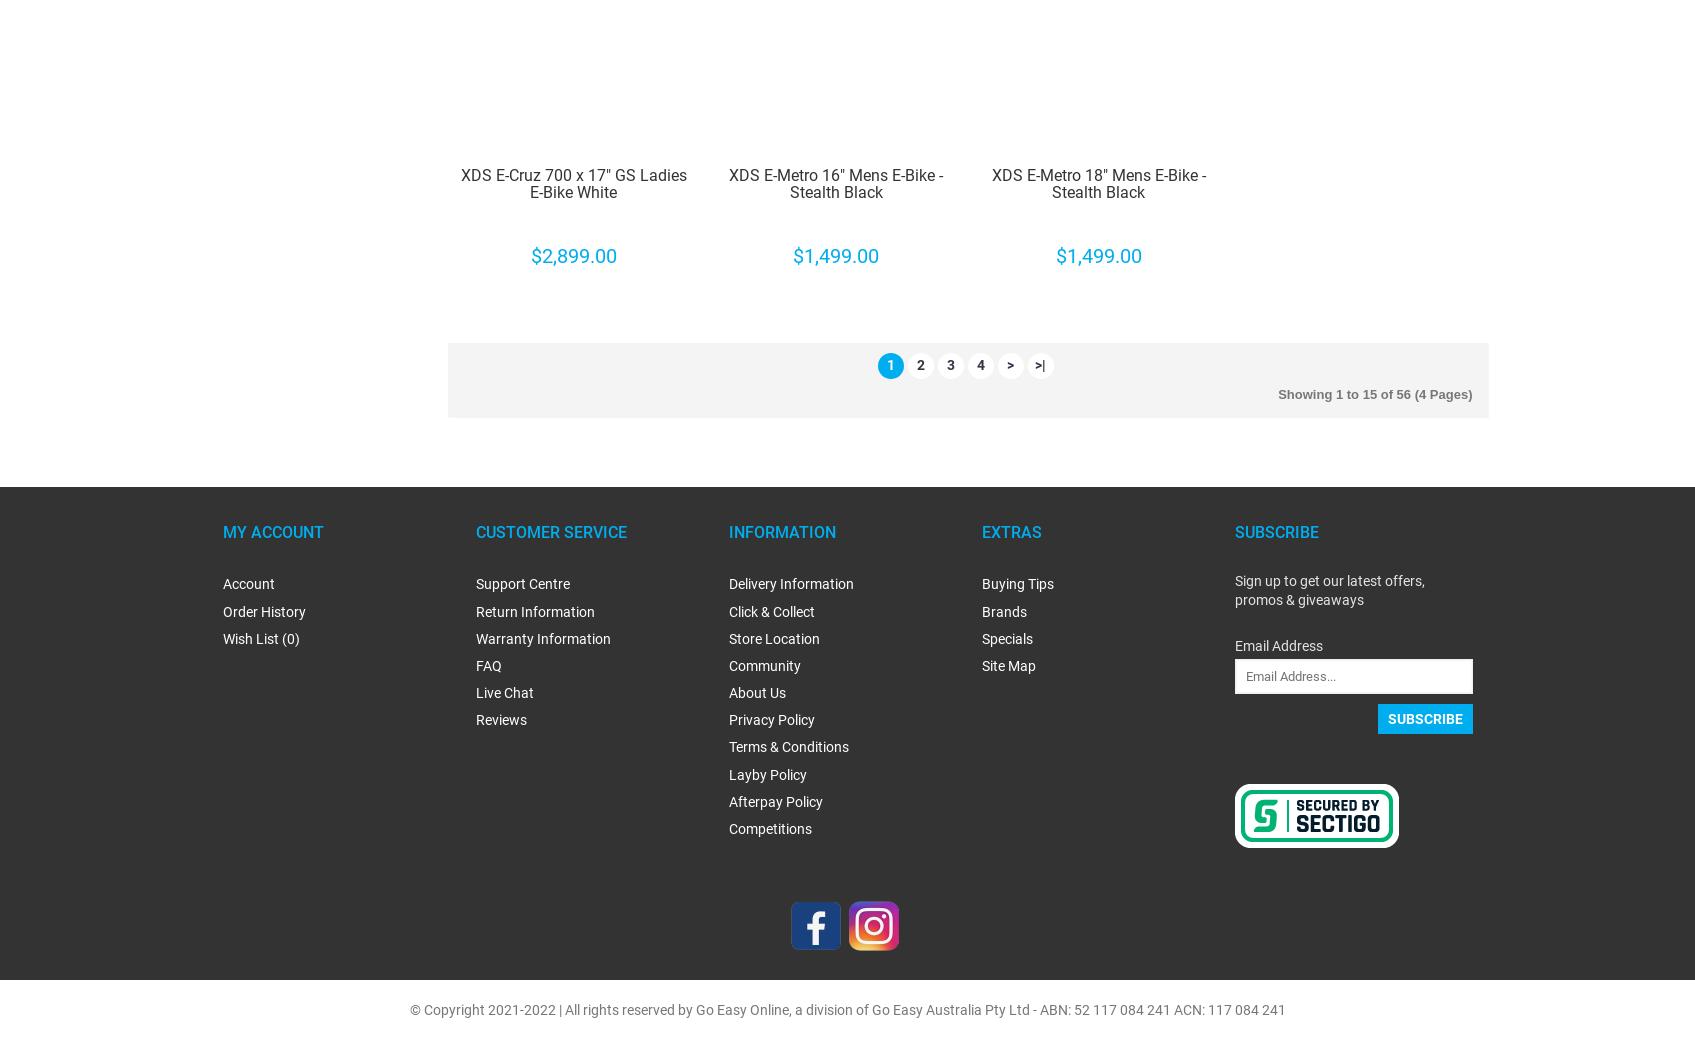  Describe the element at coordinates (889, 364) in the screenshot. I see `'1'` at that location.